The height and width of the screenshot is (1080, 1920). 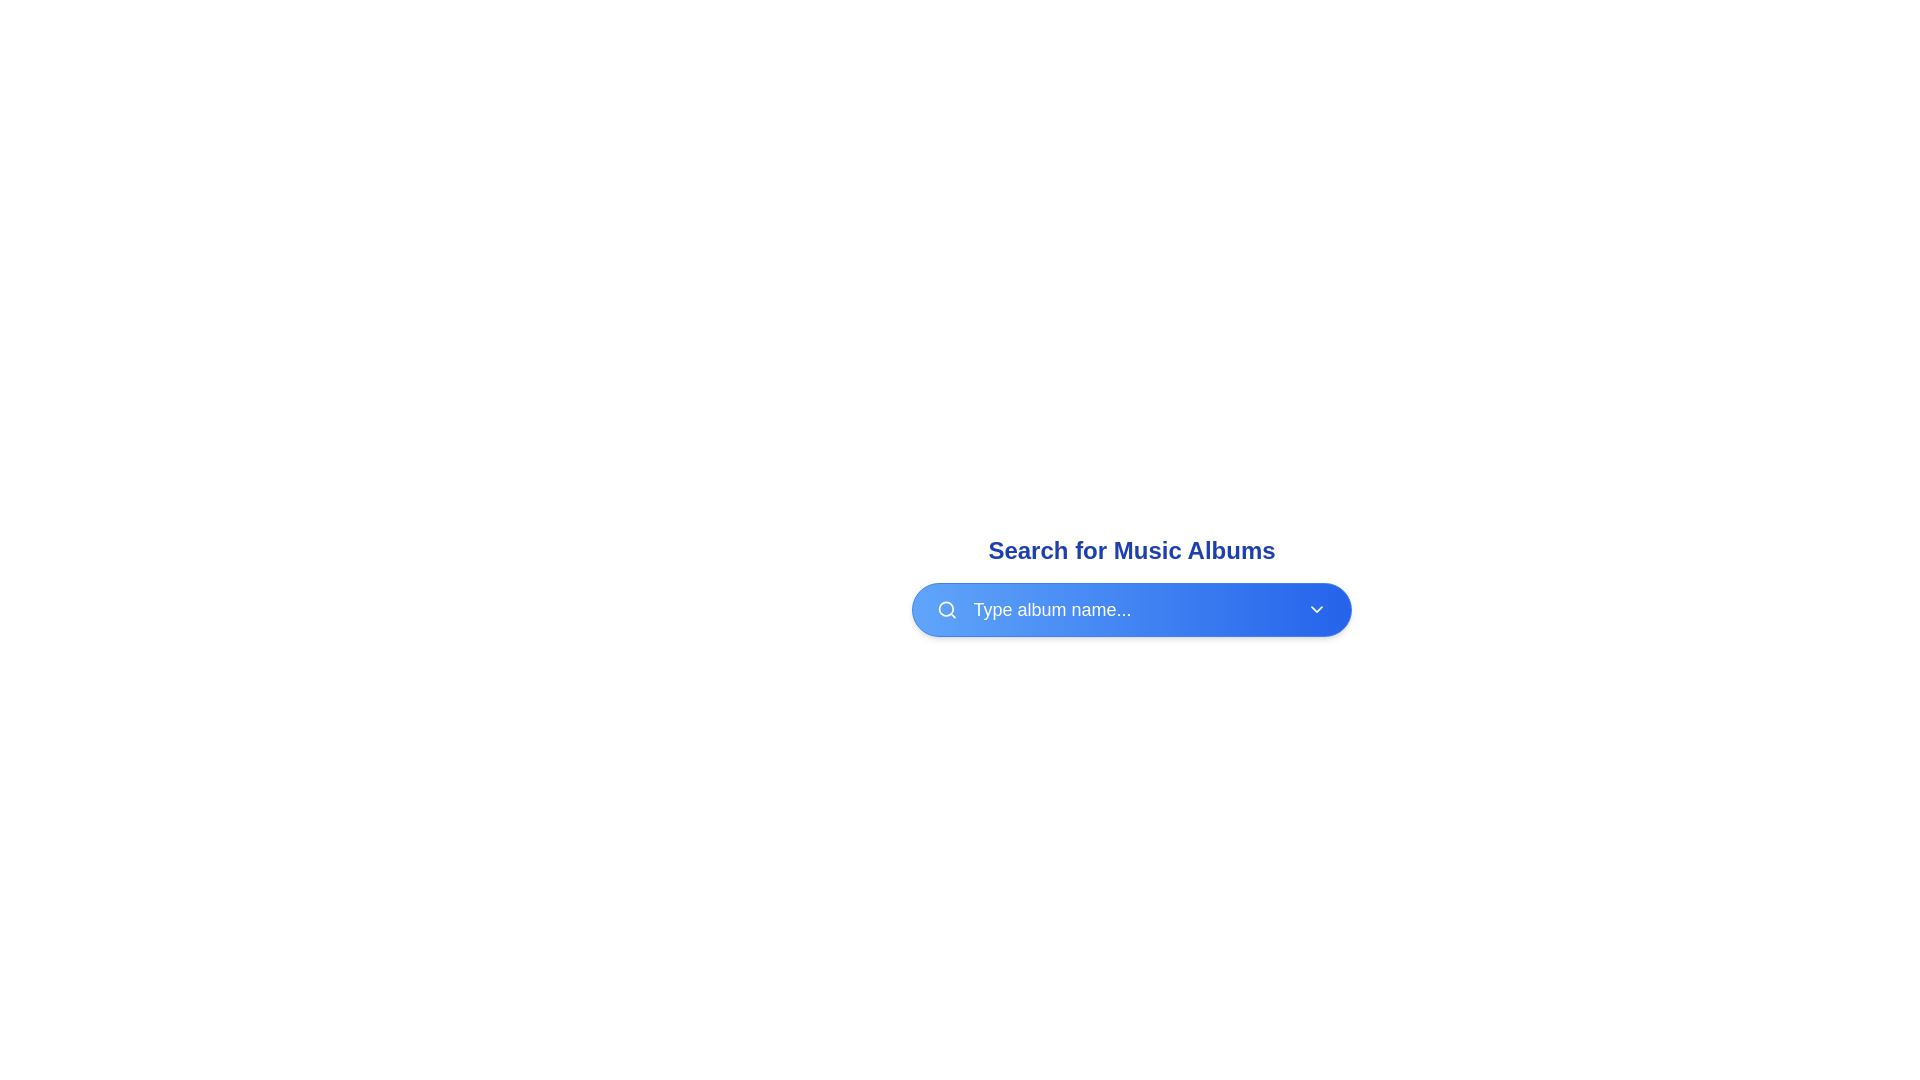 I want to click on the magnifying glass icon located inside the blue rectangular button on the left side of the search text input box, so click(x=946, y=608).